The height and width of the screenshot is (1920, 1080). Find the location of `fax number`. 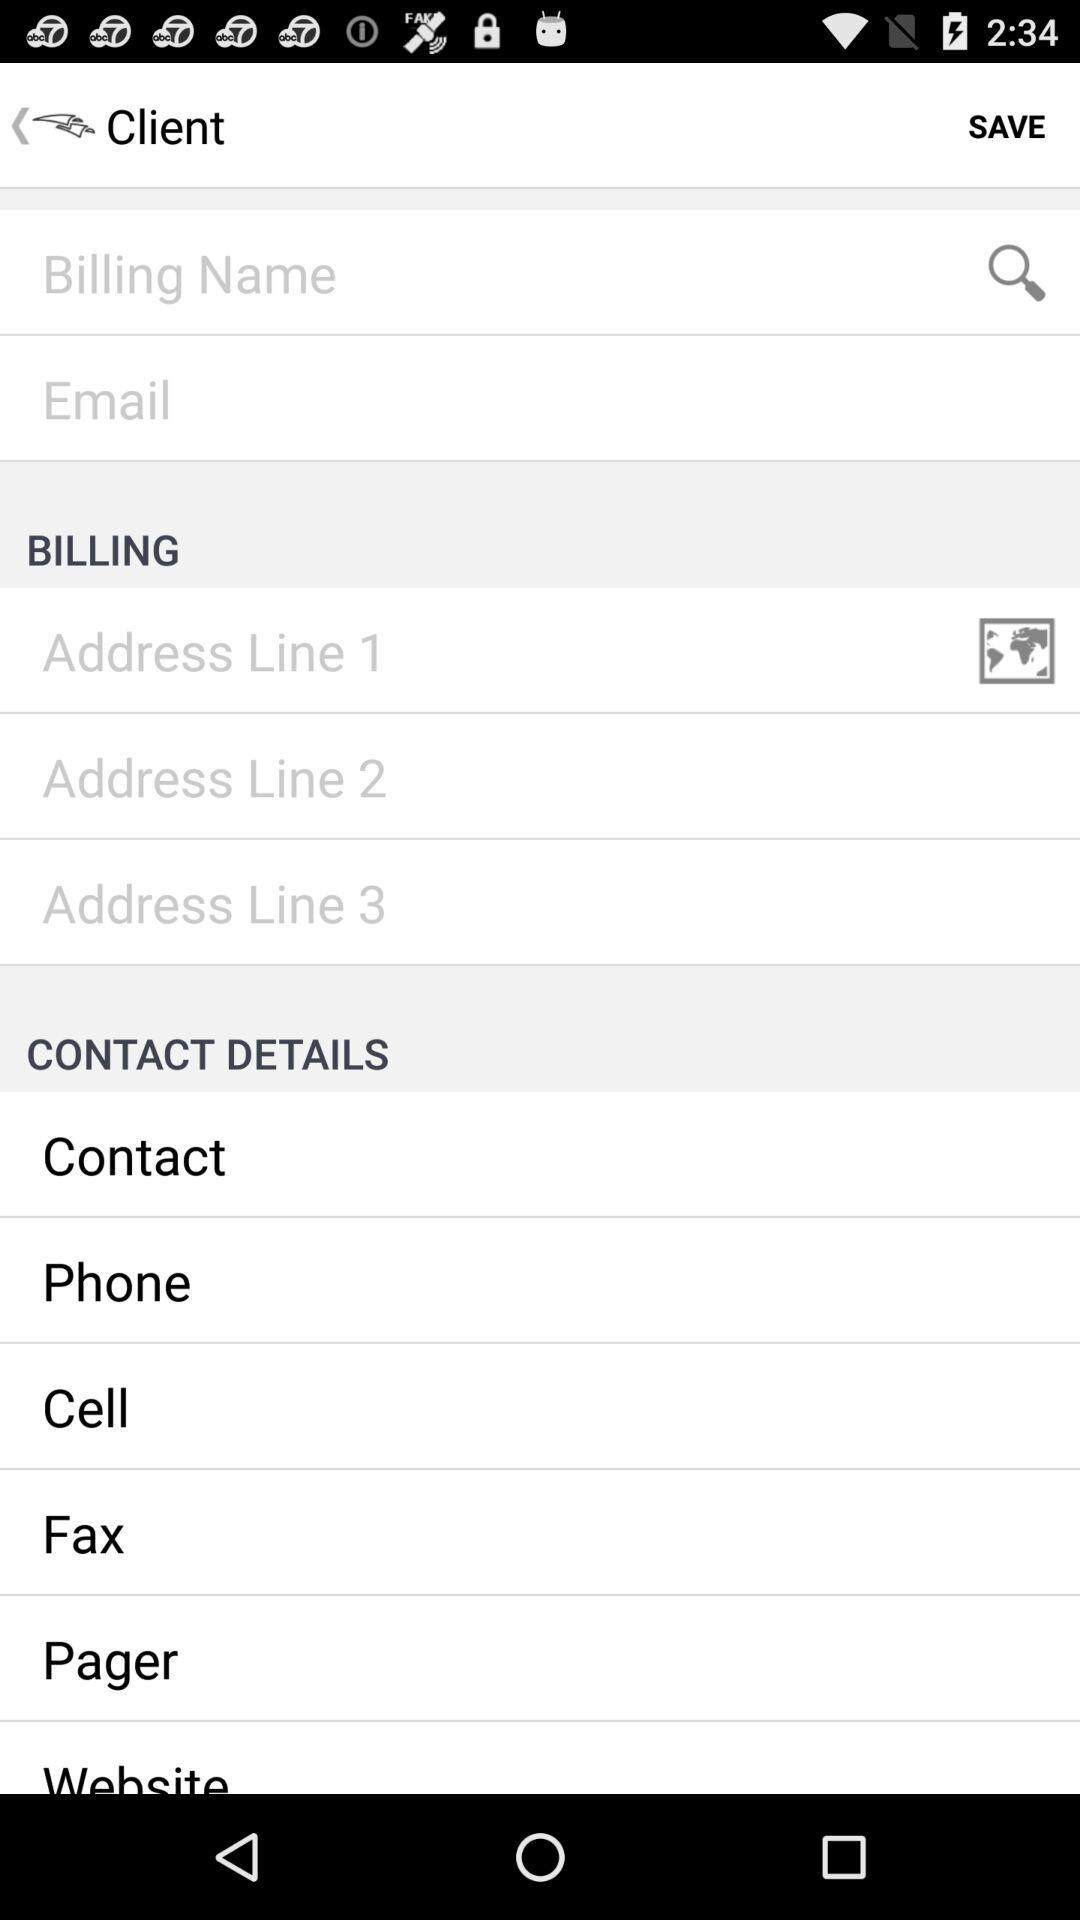

fax number is located at coordinates (540, 1531).